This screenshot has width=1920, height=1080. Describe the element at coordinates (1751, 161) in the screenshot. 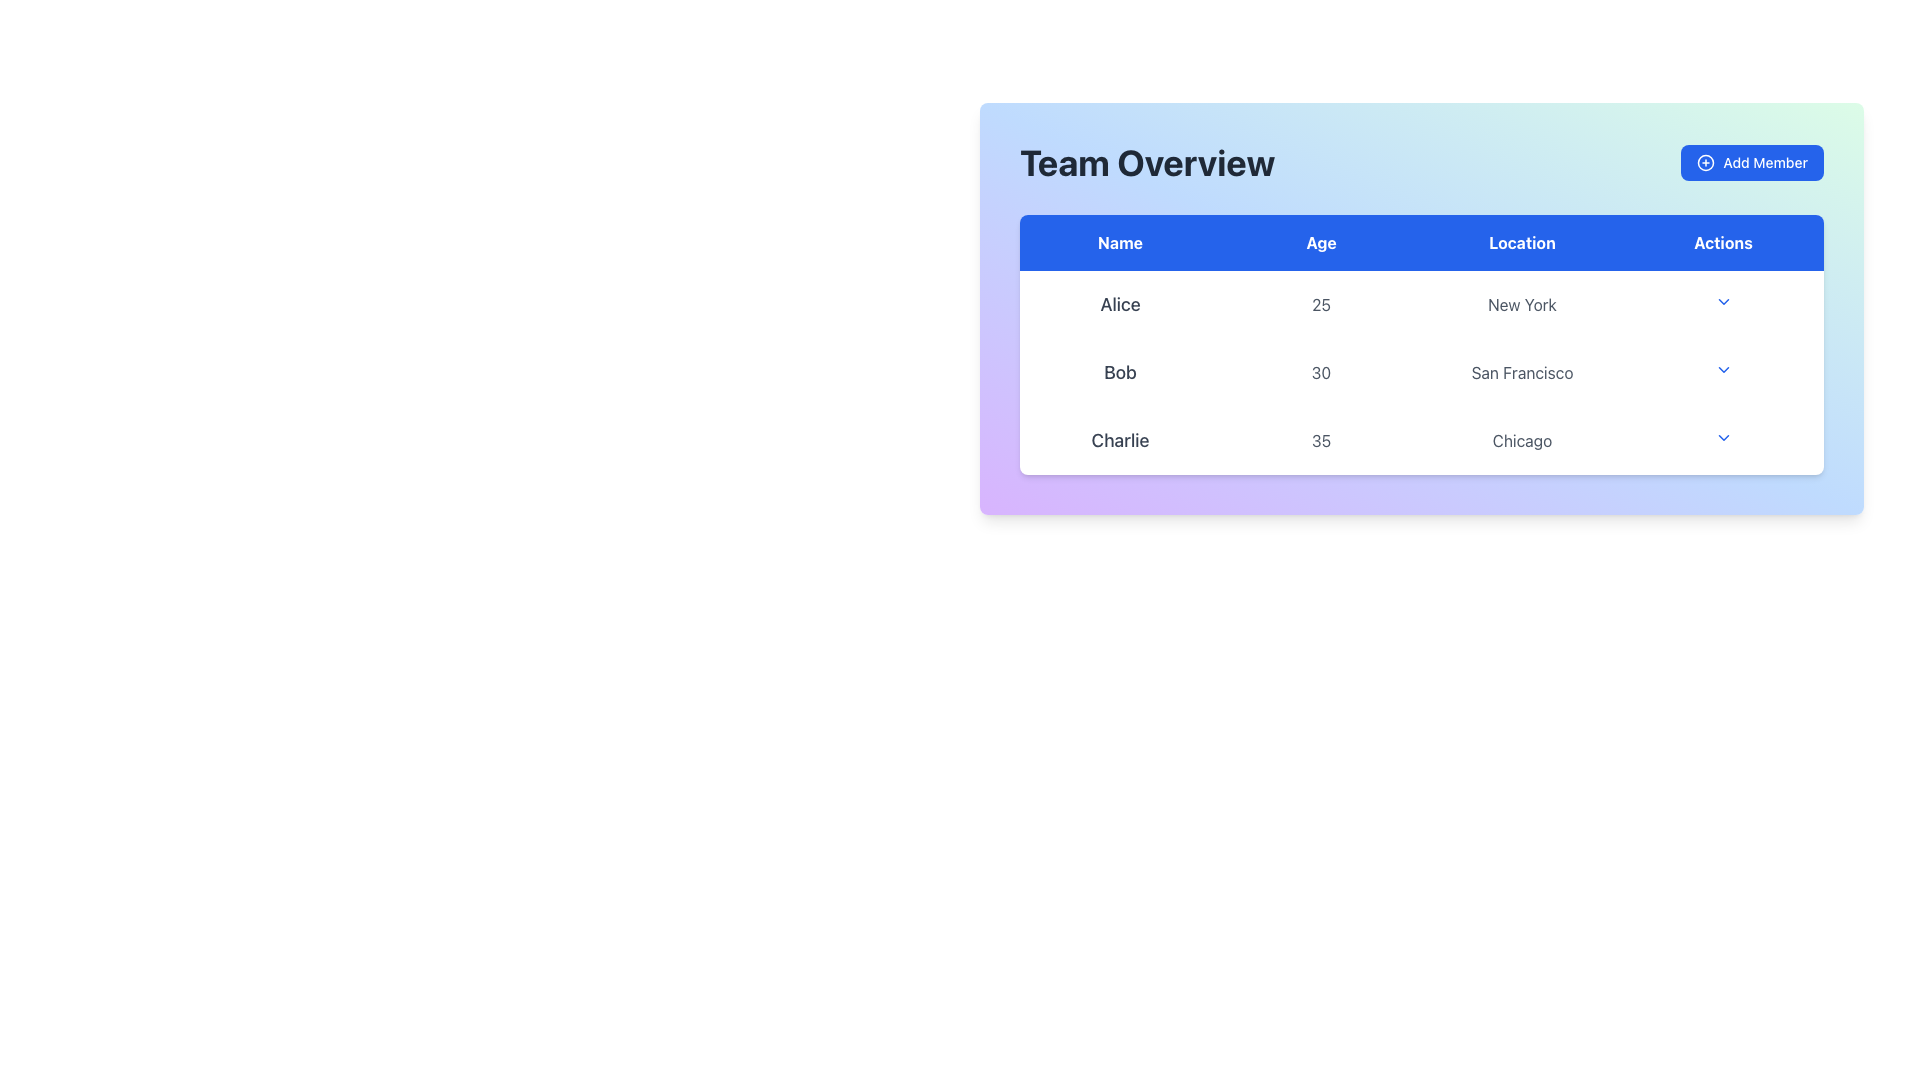

I see `the 'Add Member' button with a blue background and white text in the header section of the 'Team Overview' interface` at that location.